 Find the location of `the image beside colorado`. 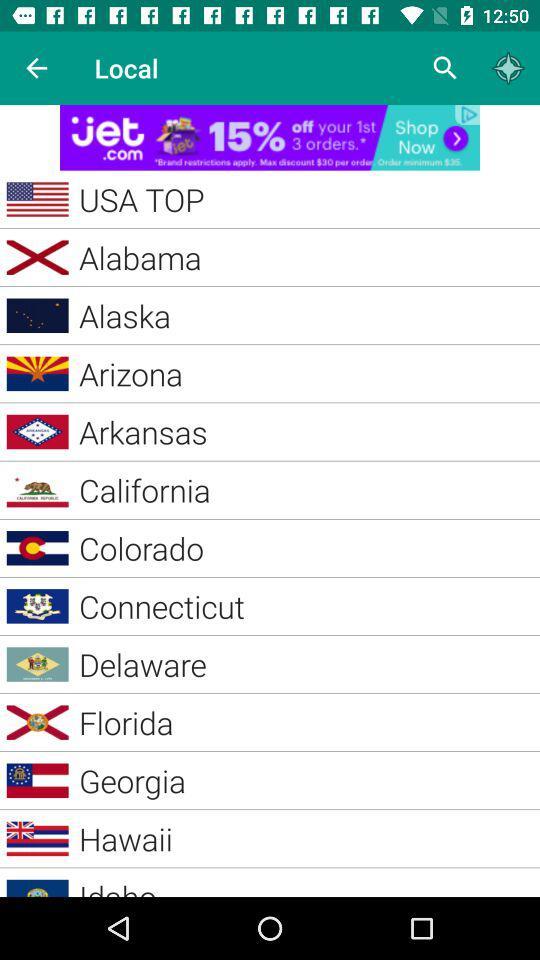

the image beside colorado is located at coordinates (38, 548).